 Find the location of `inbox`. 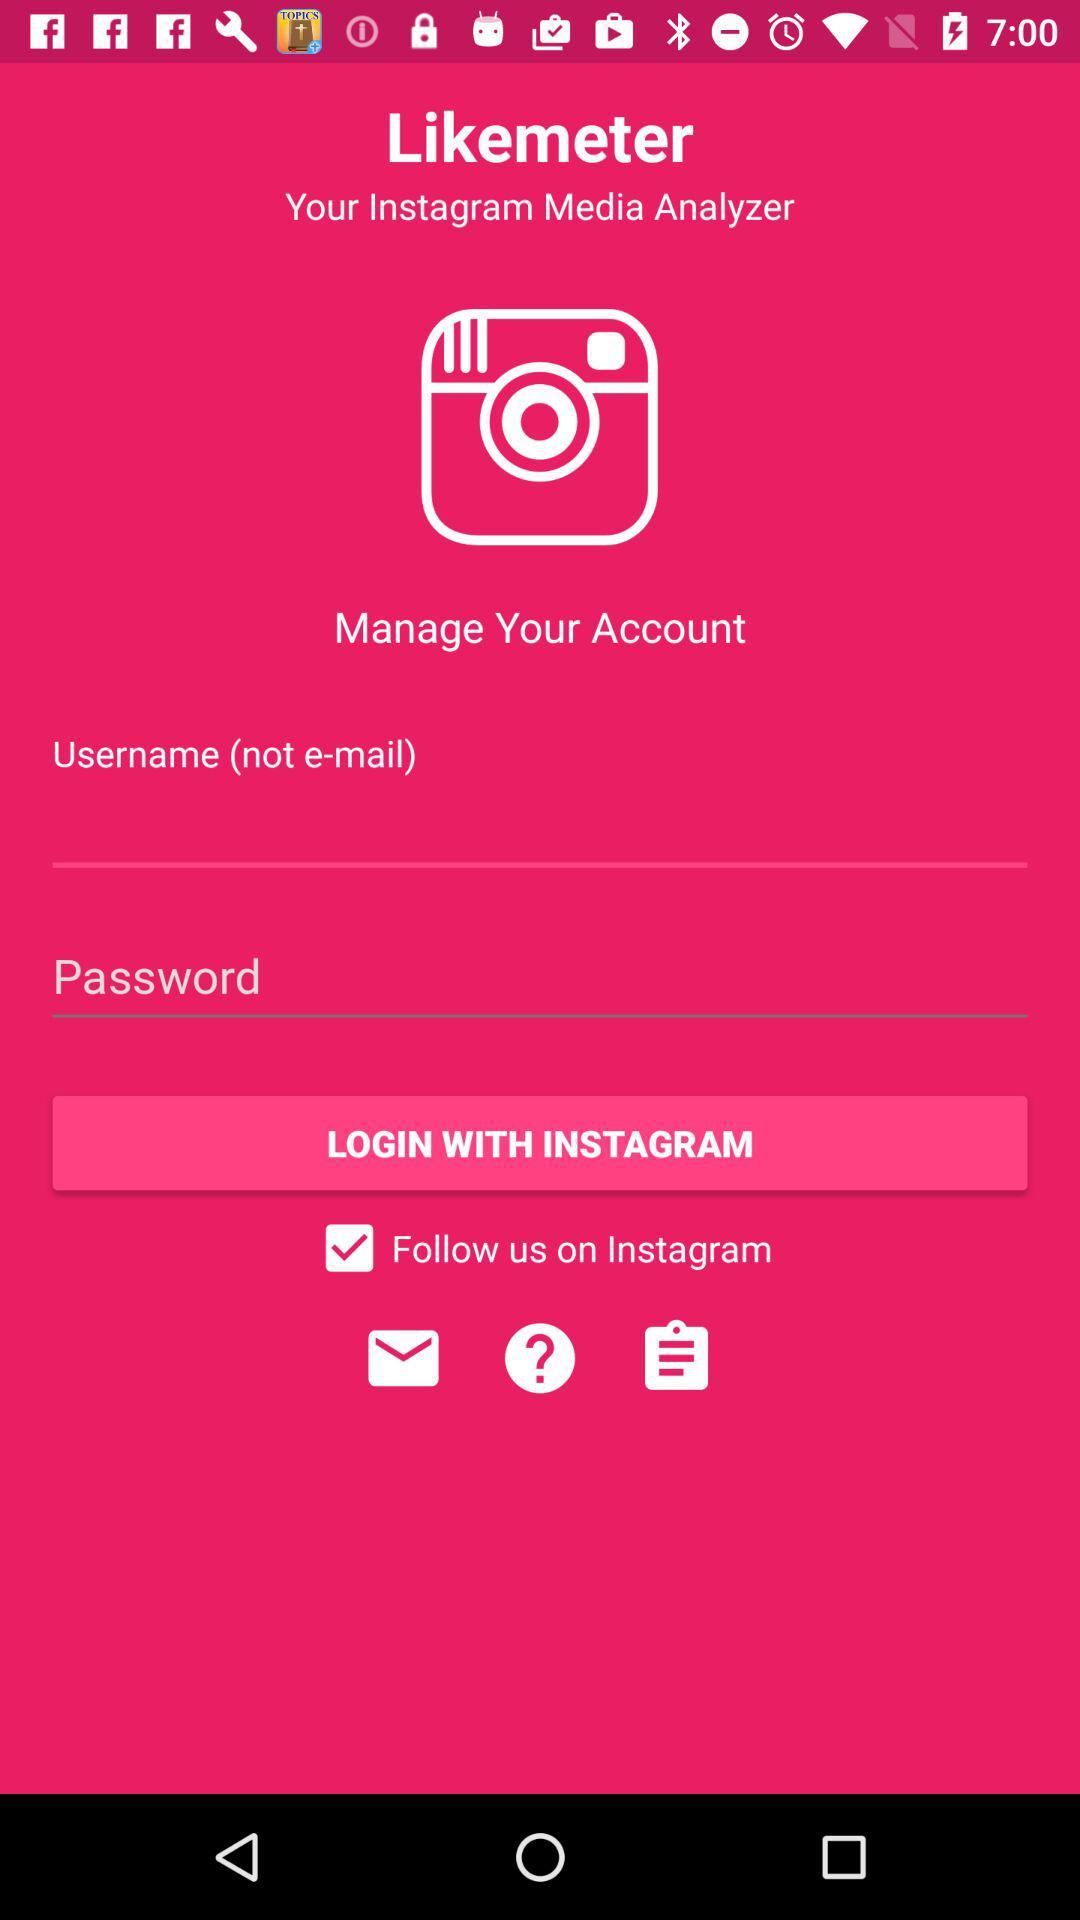

inbox is located at coordinates (403, 1358).